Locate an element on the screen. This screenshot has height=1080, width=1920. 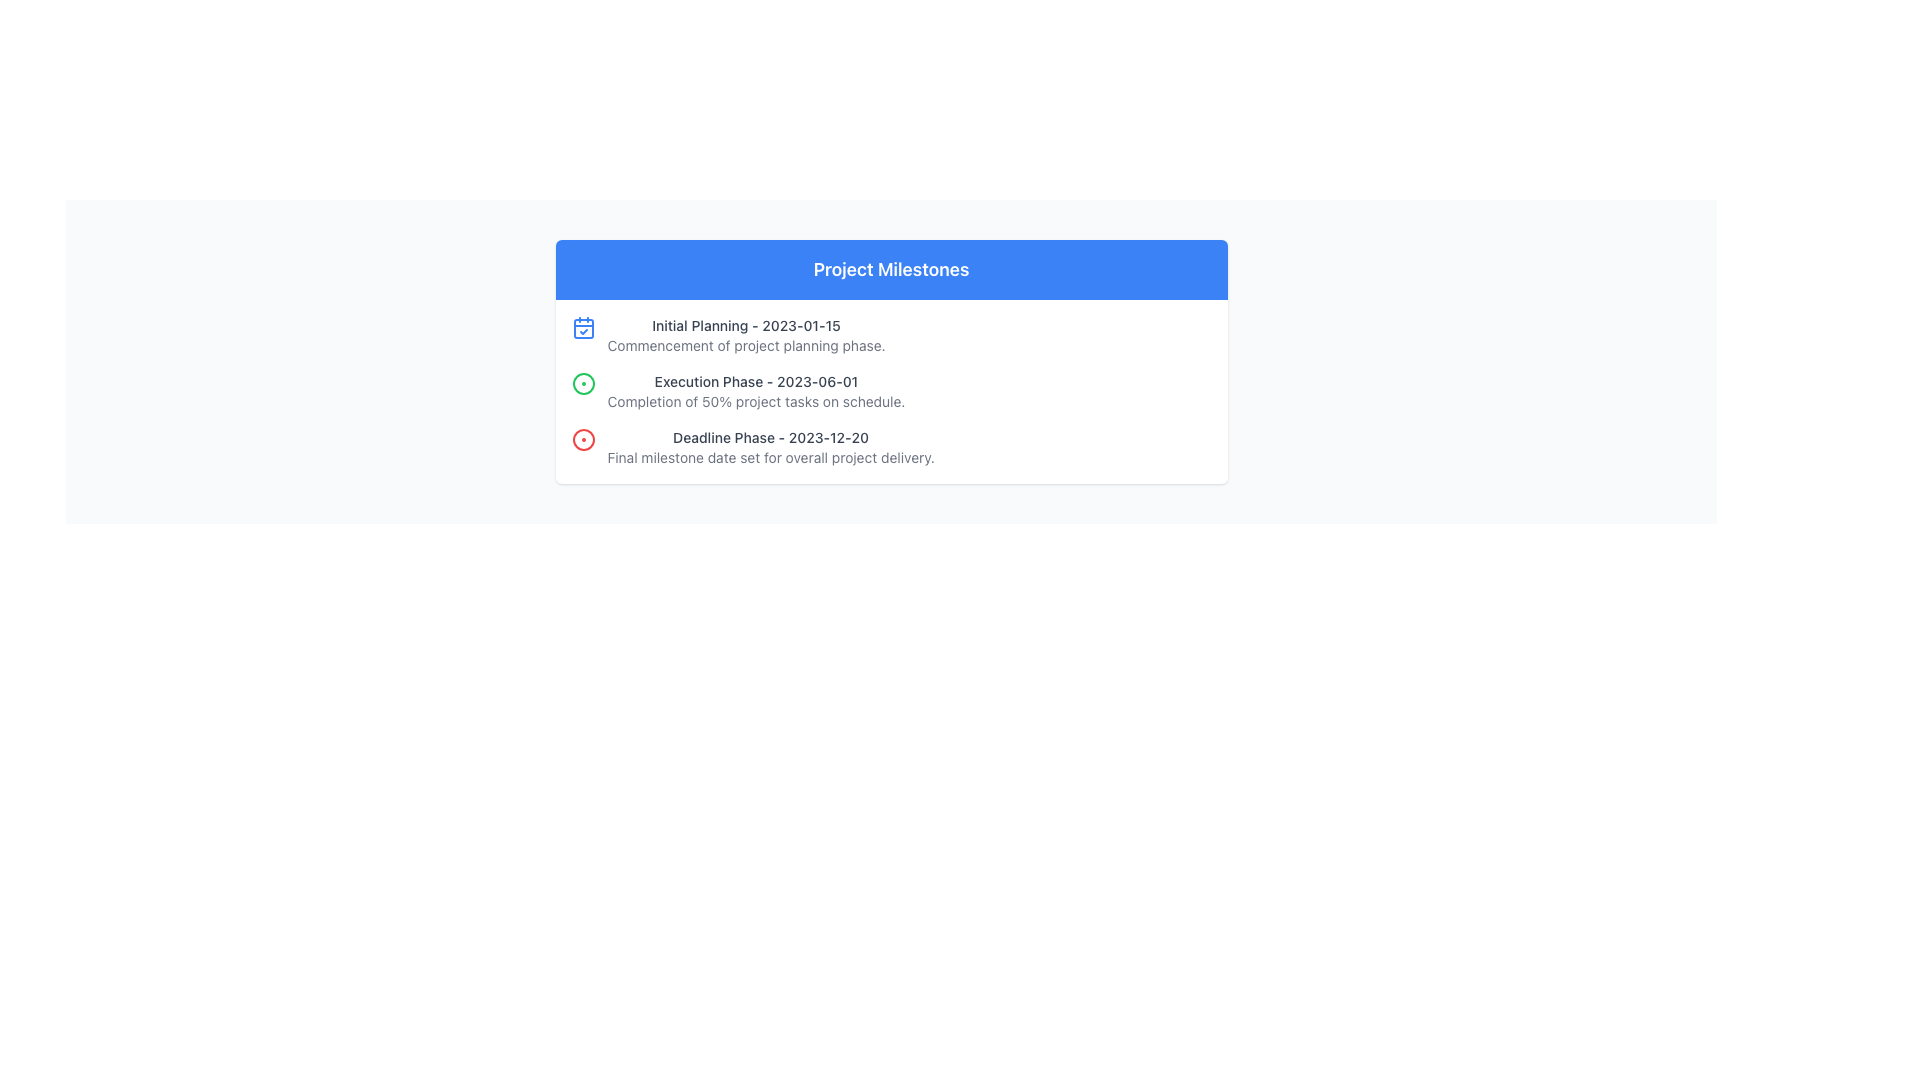
the decorative shape of the calendar icon located at the top-left corner of 'Initial Planning - 2023-01-15' is located at coordinates (582, 327).